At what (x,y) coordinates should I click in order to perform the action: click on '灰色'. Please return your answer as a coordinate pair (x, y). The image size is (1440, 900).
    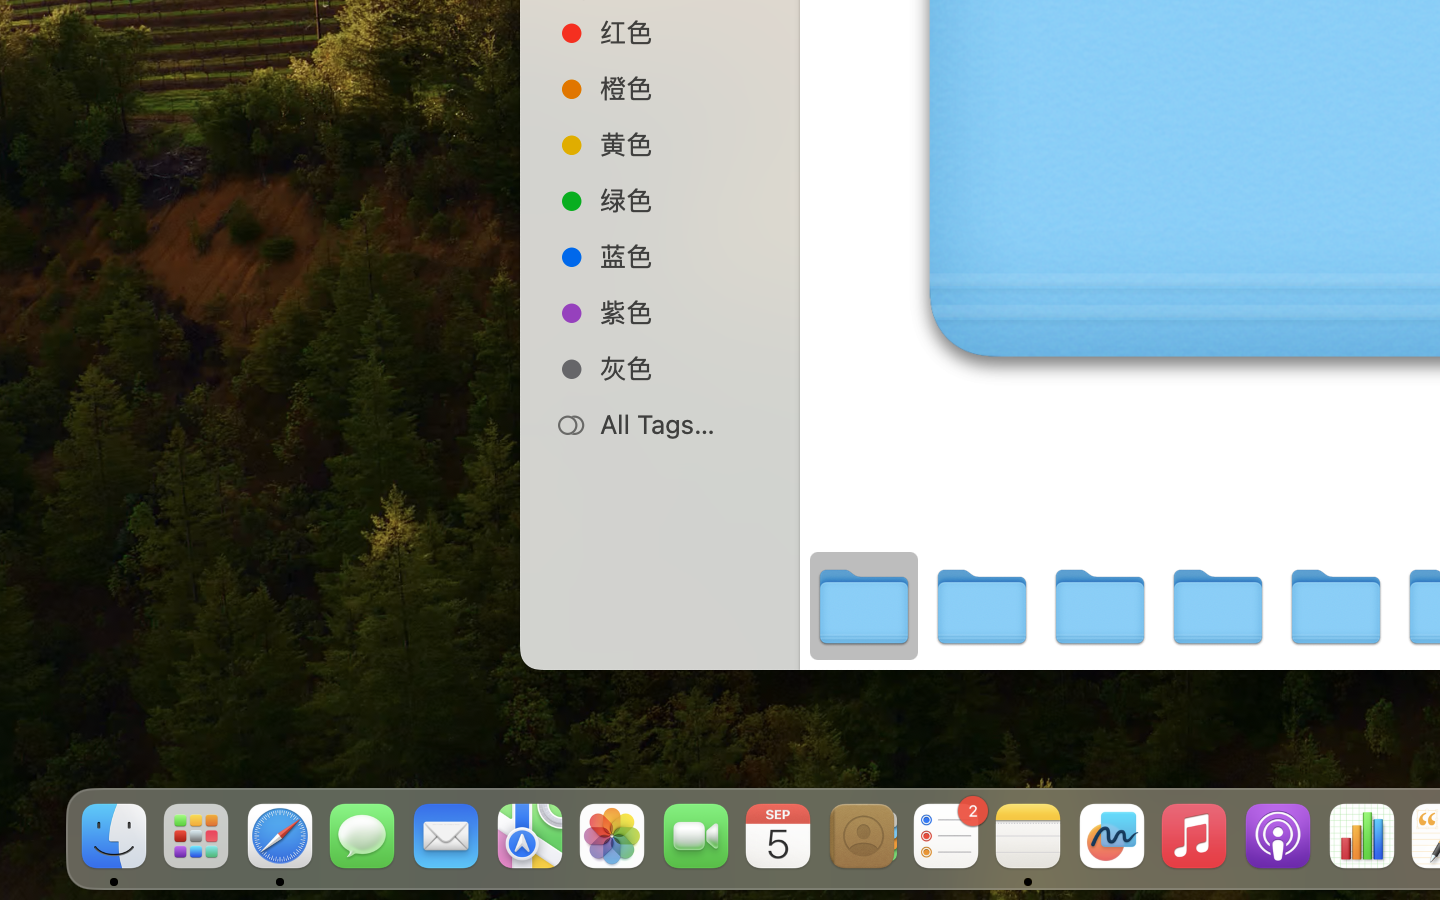
    Looking at the image, I should click on (680, 368).